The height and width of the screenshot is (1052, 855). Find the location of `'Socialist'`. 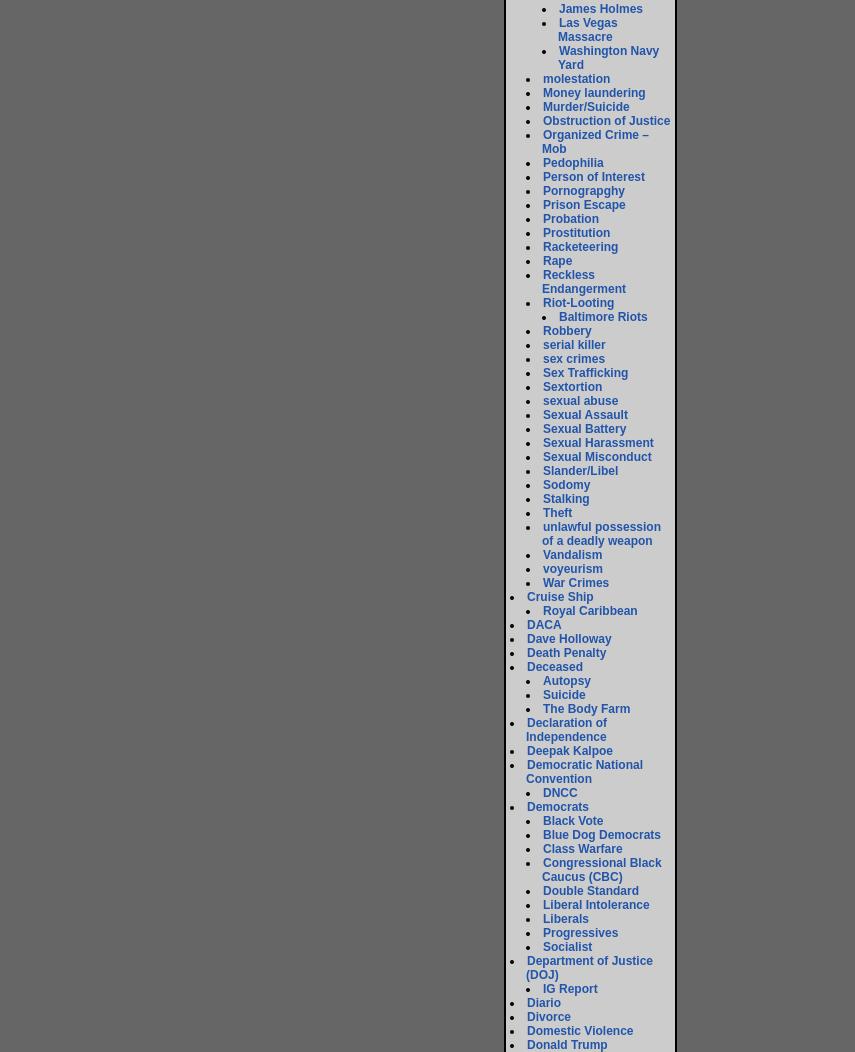

'Socialist' is located at coordinates (566, 946).